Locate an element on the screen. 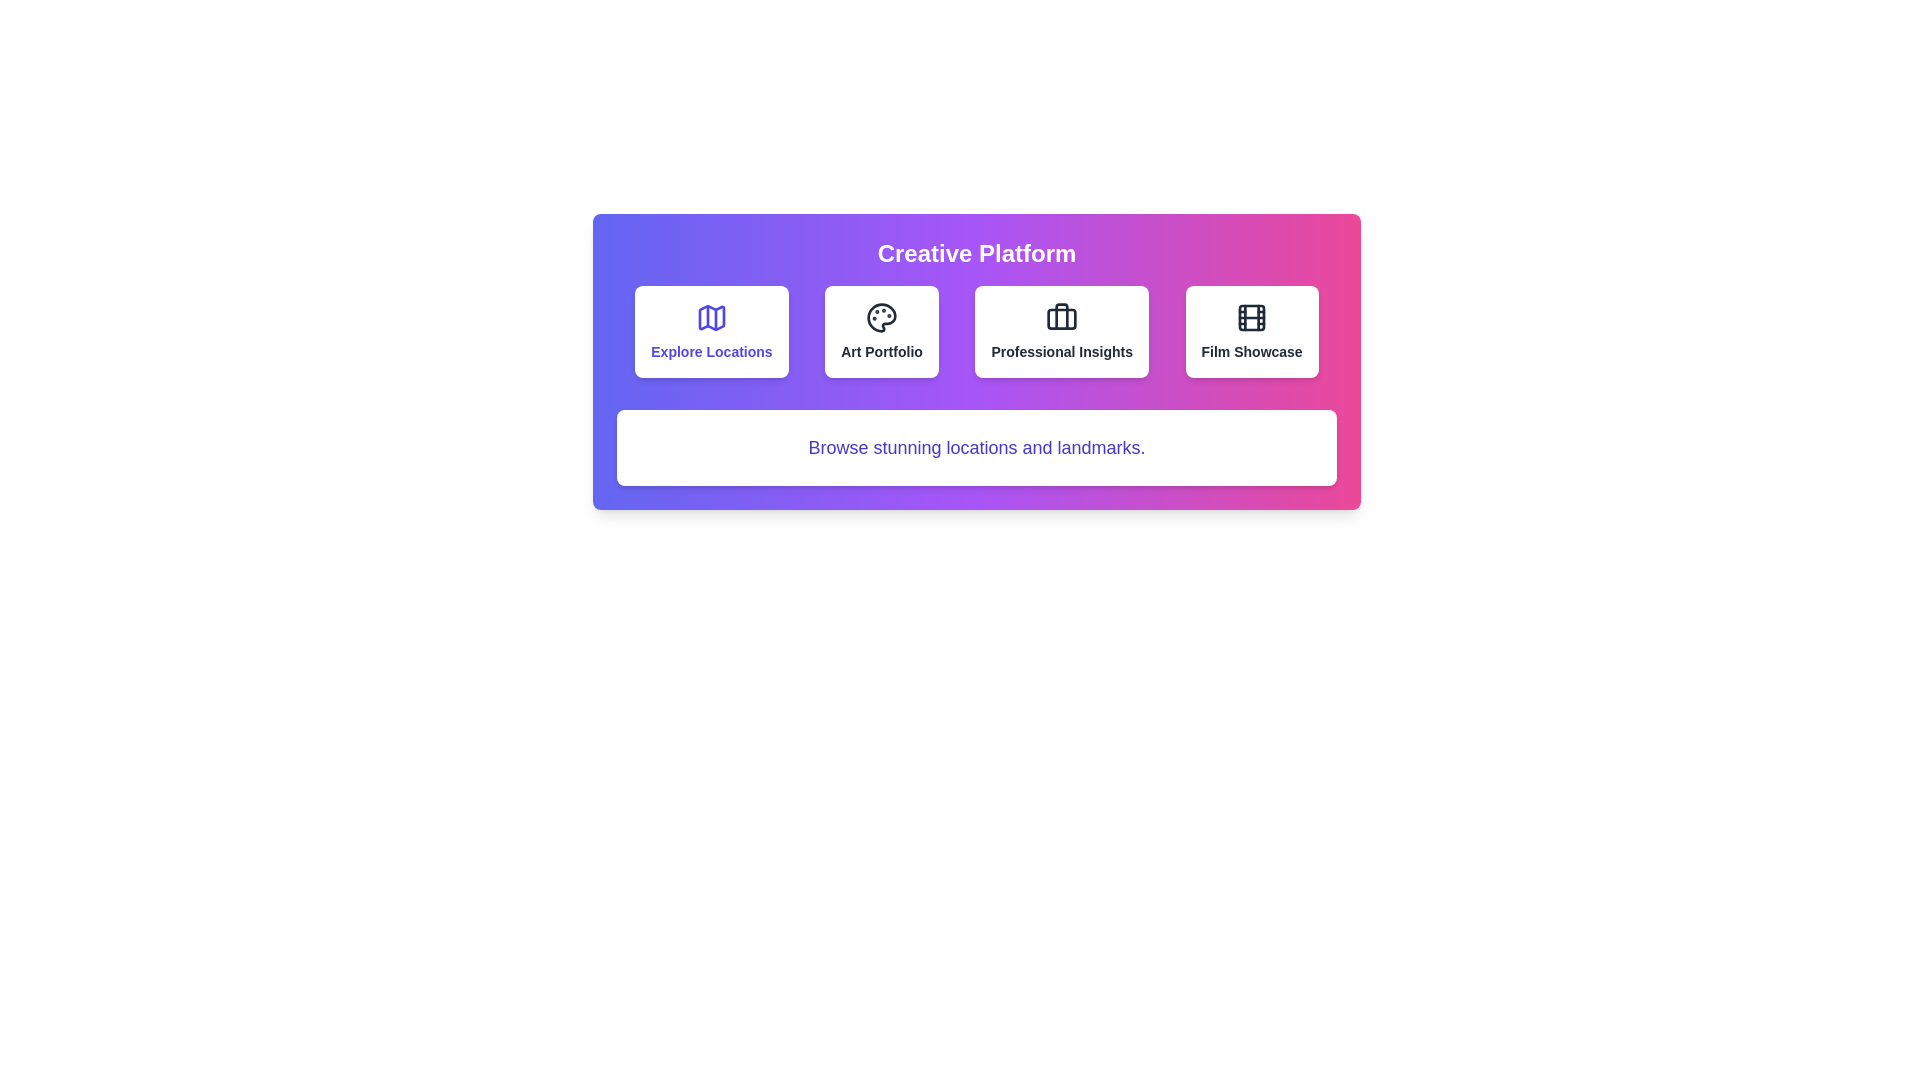  the button corresponding to the category Explore Locations to select it is located at coordinates (711, 330).